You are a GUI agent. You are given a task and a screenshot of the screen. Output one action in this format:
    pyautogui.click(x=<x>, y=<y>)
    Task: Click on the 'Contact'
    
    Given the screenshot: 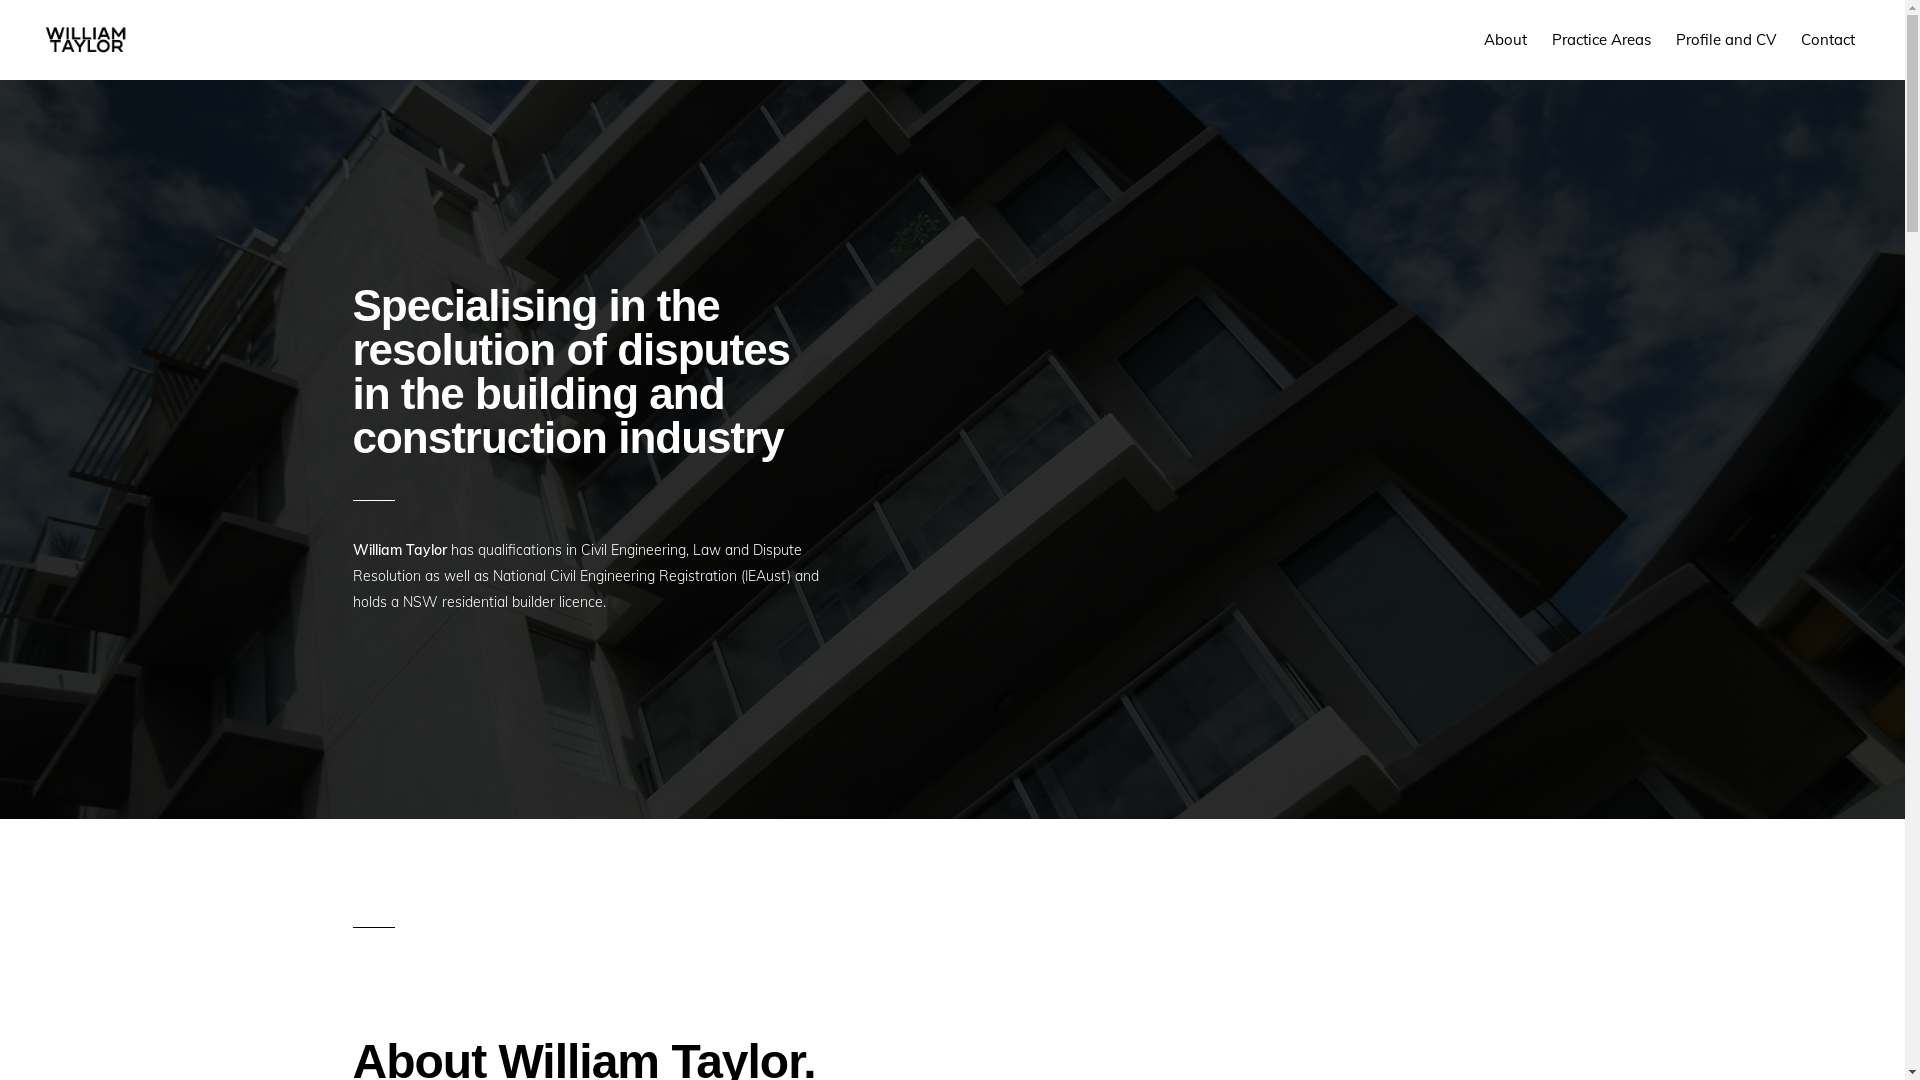 What is the action you would take?
    pyautogui.click(x=1828, y=39)
    